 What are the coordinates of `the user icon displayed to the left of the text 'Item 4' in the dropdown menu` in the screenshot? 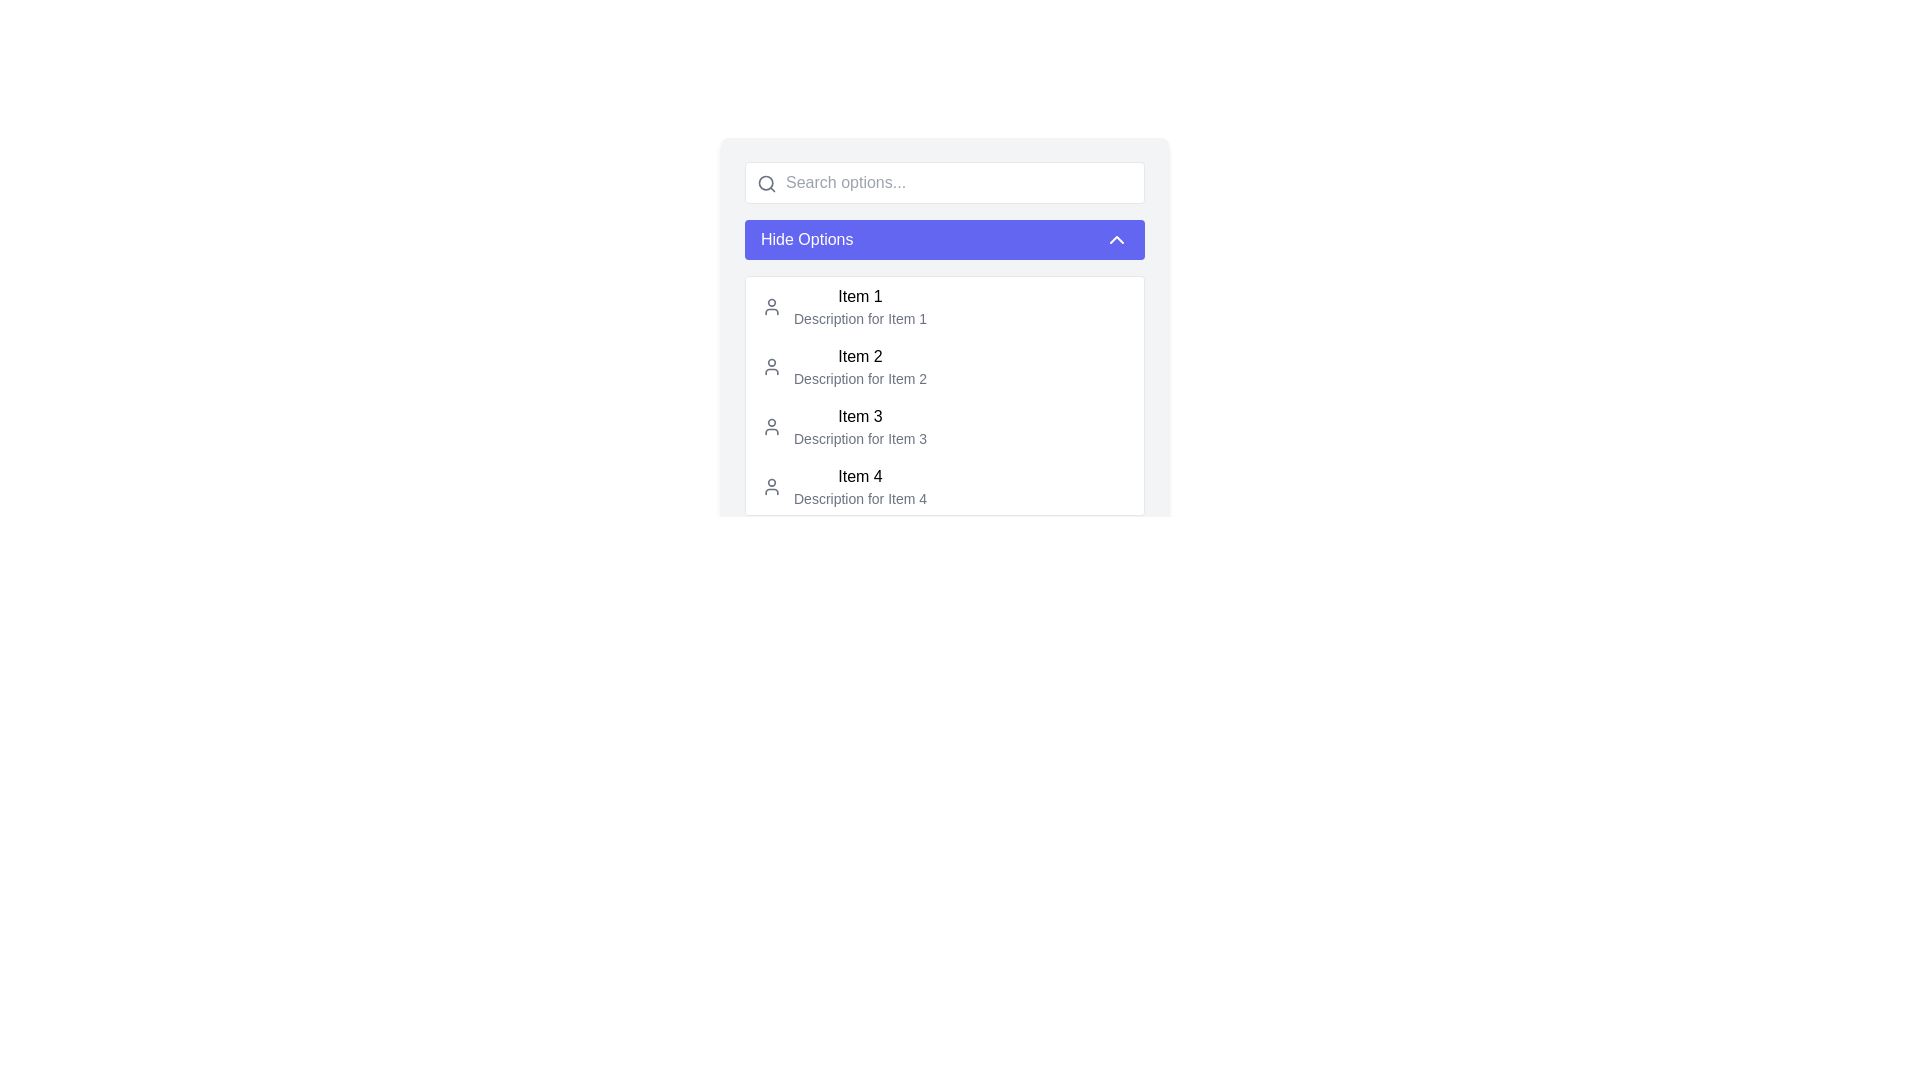 It's located at (771, 486).